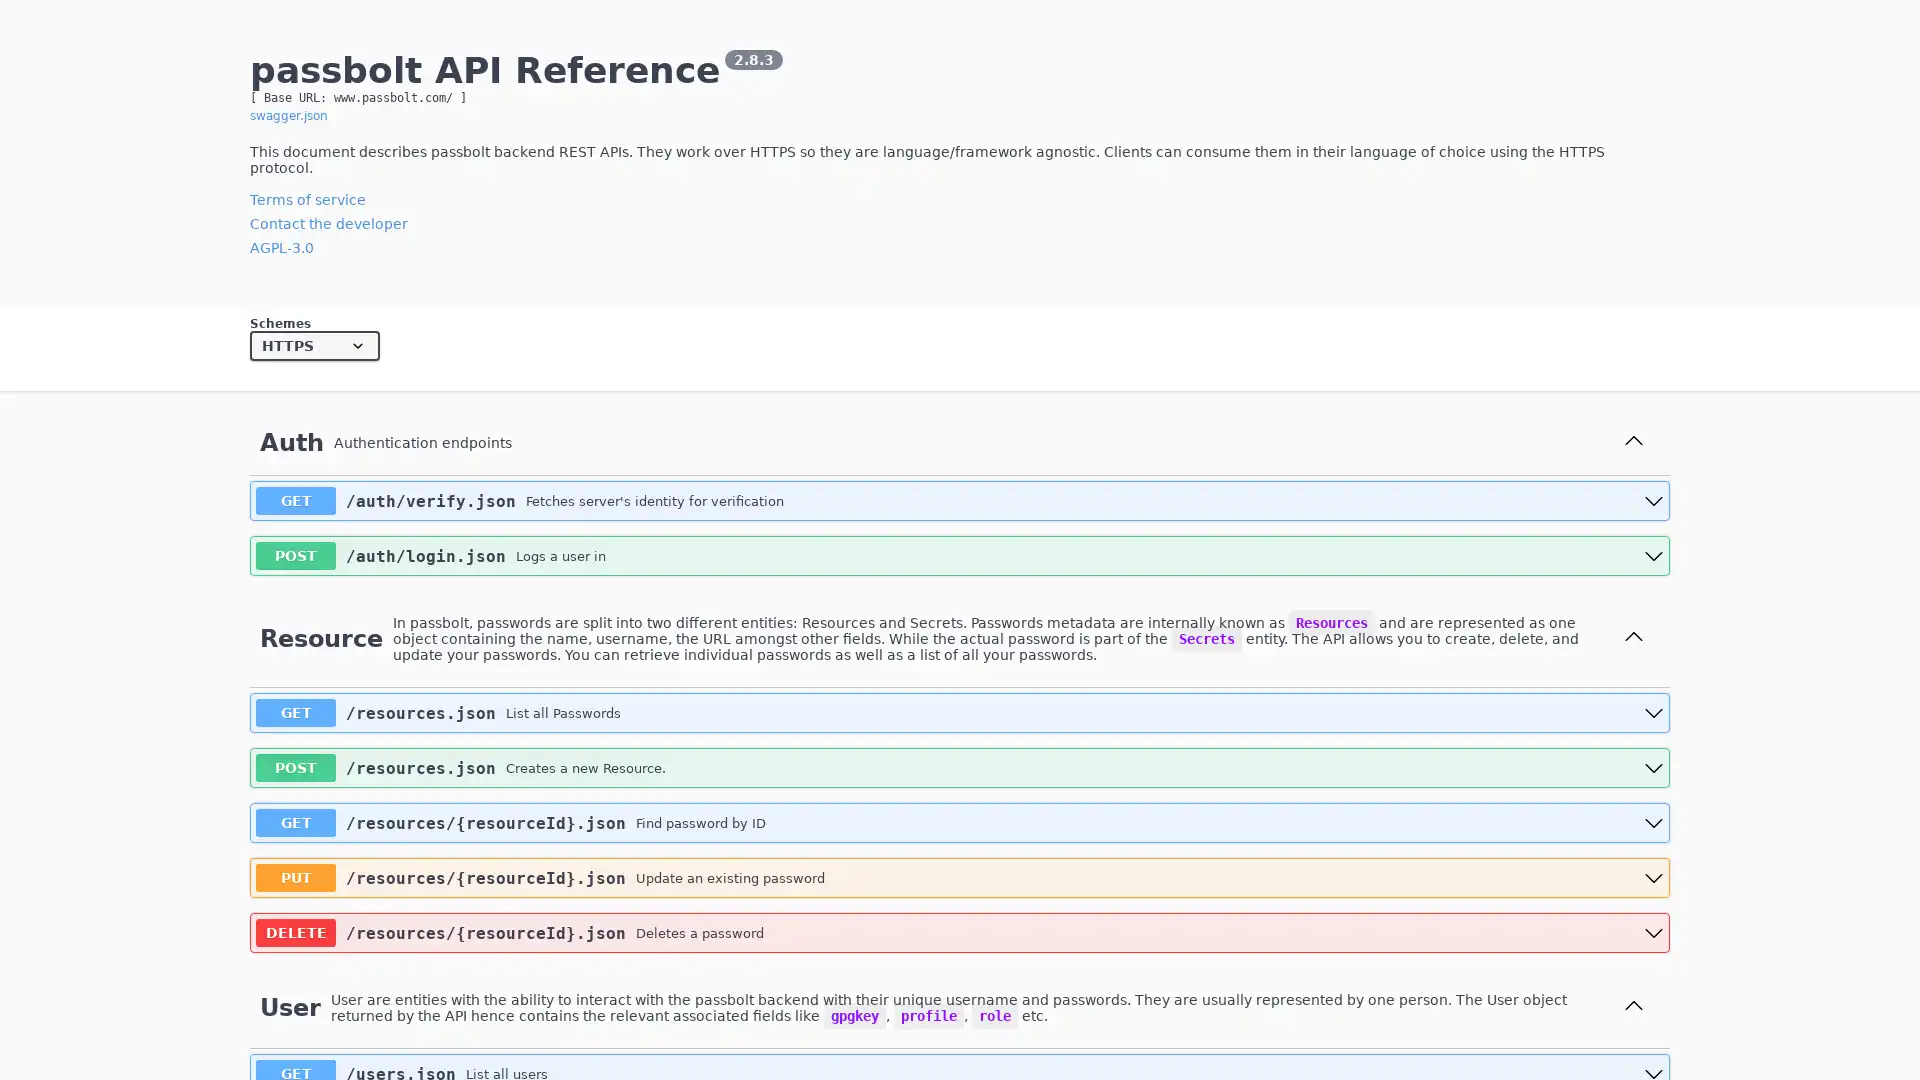 The width and height of the screenshot is (1920, 1080). Describe the element at coordinates (960, 877) in the screenshot. I see `put /resources/{resourceId}.json` at that location.